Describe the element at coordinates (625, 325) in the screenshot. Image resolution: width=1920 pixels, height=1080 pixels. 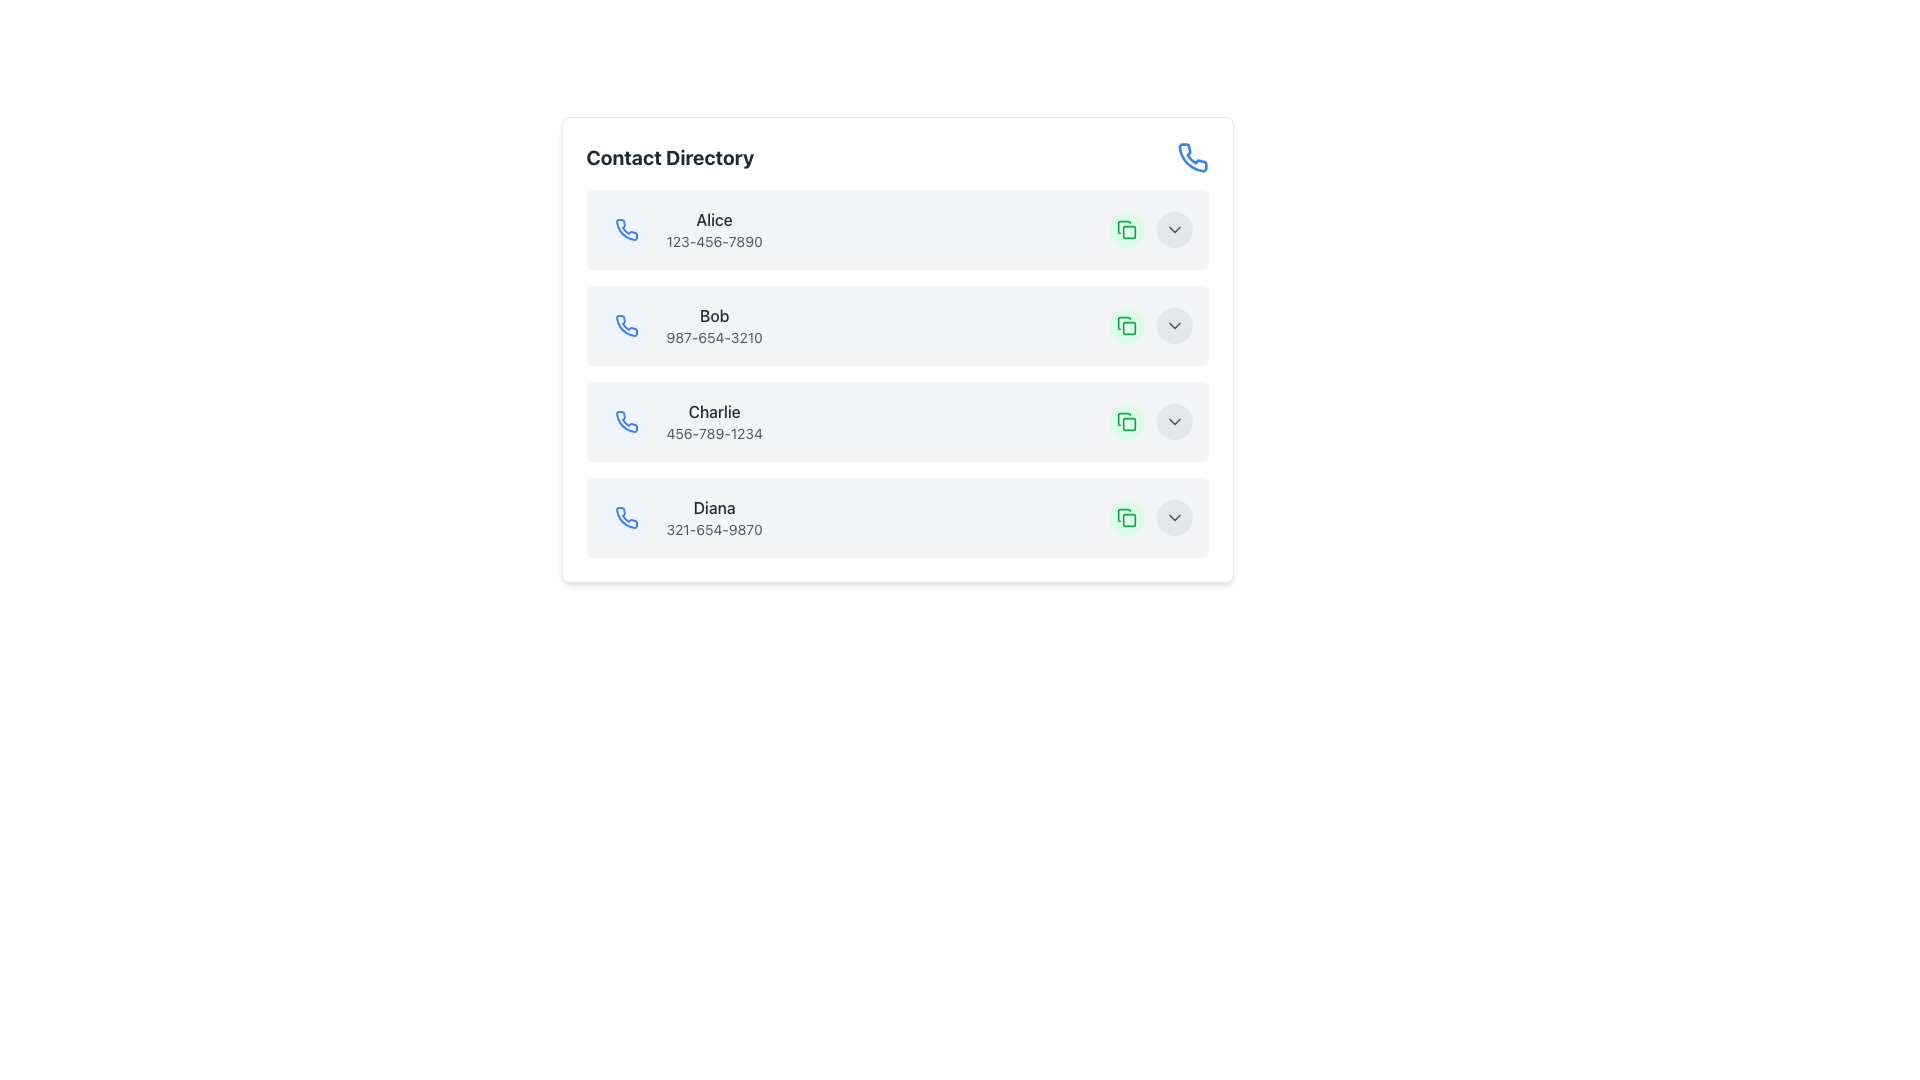
I see `the blue phone icon located in the second row of the contact directory, positioned to the left of the text 'Bob' with the phone number '987-654-3210'` at that location.